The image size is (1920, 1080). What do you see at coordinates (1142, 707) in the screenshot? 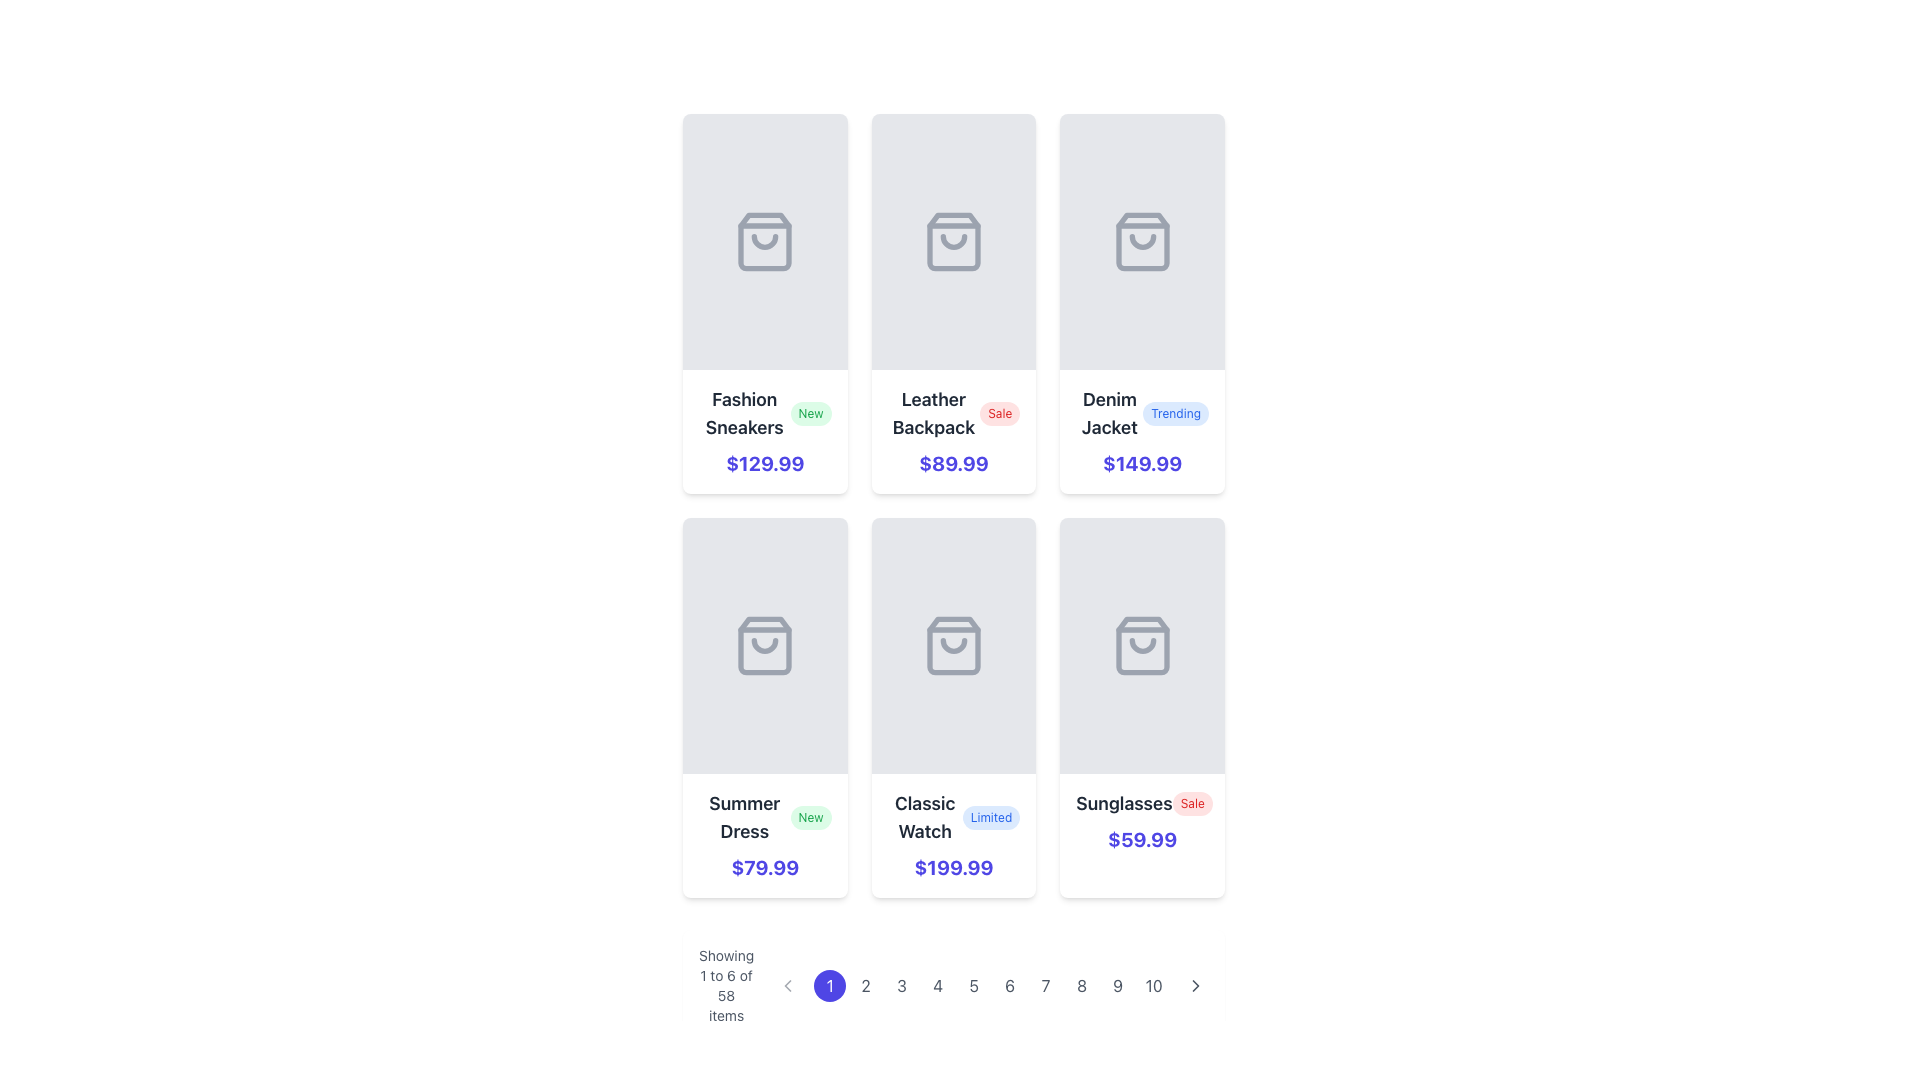
I see `the price '$59.99' located on the product card representing 'Sunglasses' in the grid layout, which is the sixth product card on the page` at bounding box center [1142, 707].